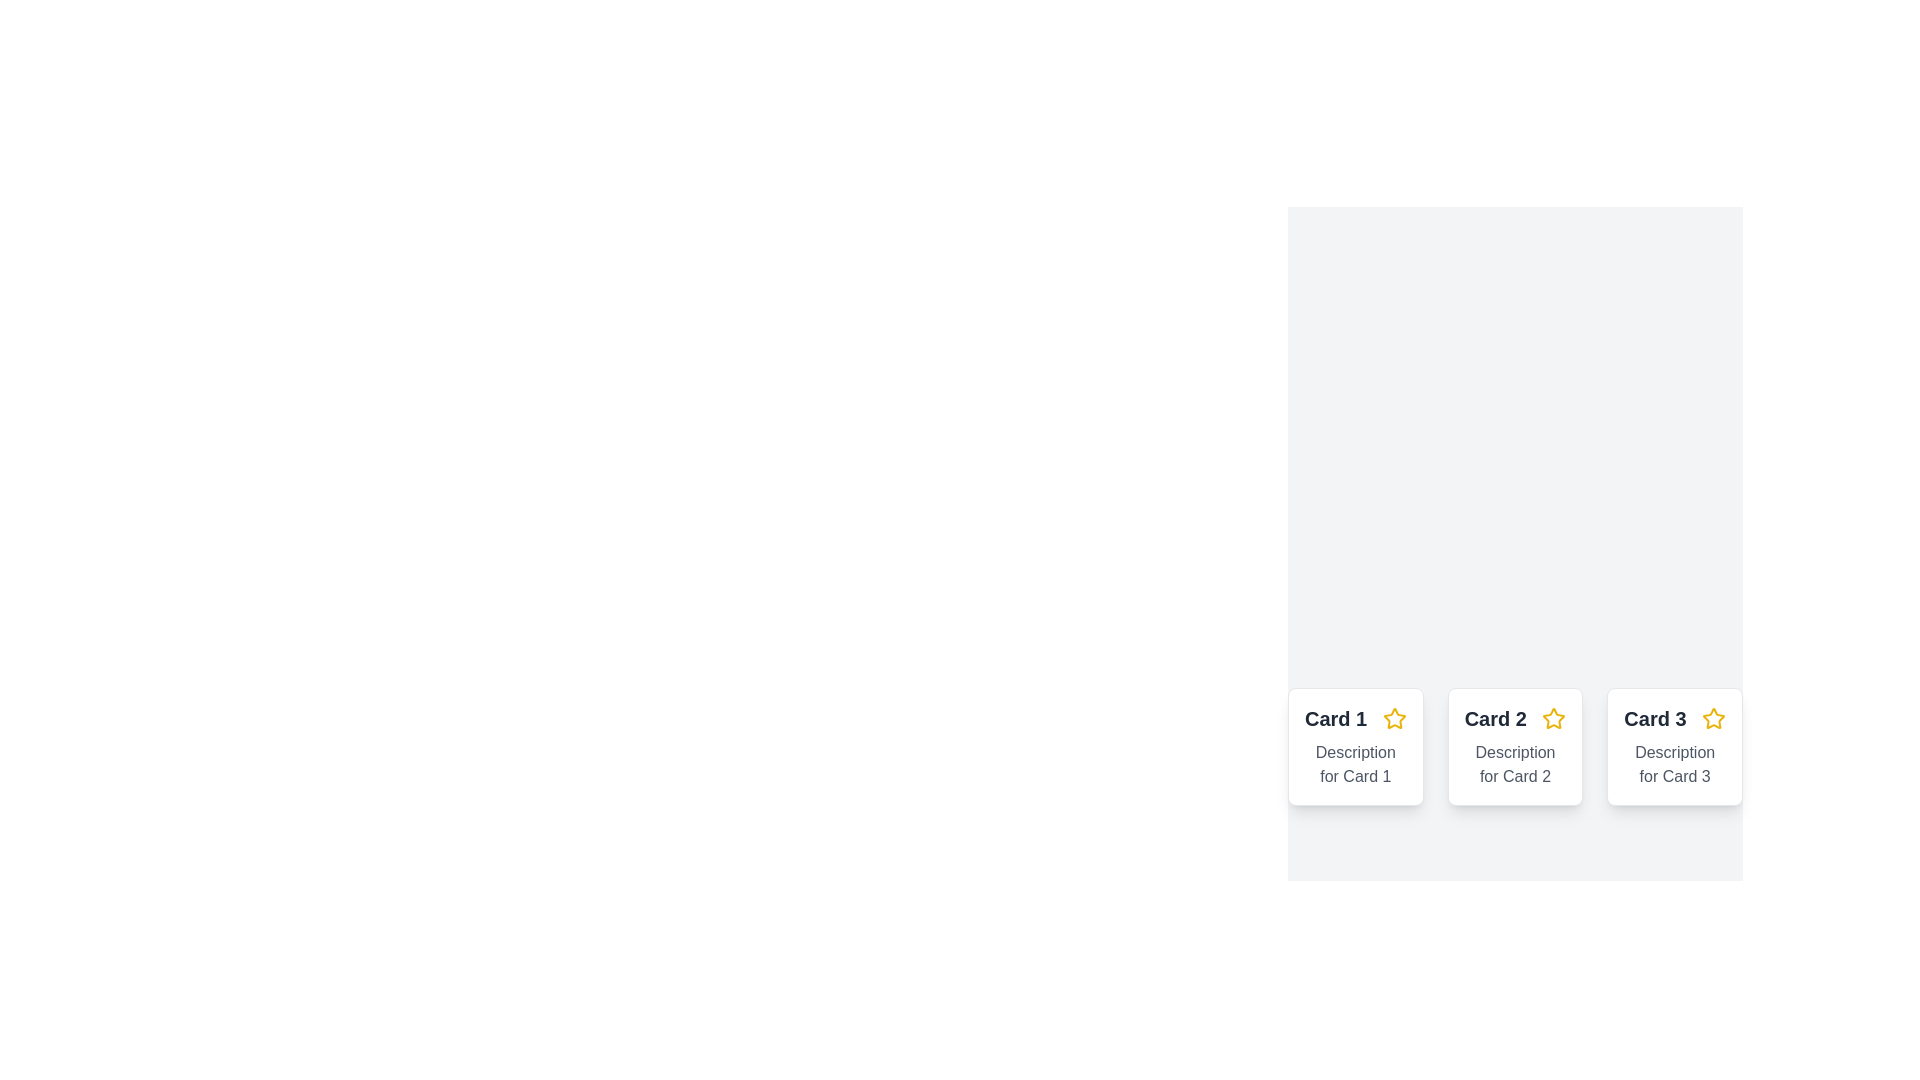  I want to click on title text located at the top of the center card in a three-card row layout, so click(1515, 717).